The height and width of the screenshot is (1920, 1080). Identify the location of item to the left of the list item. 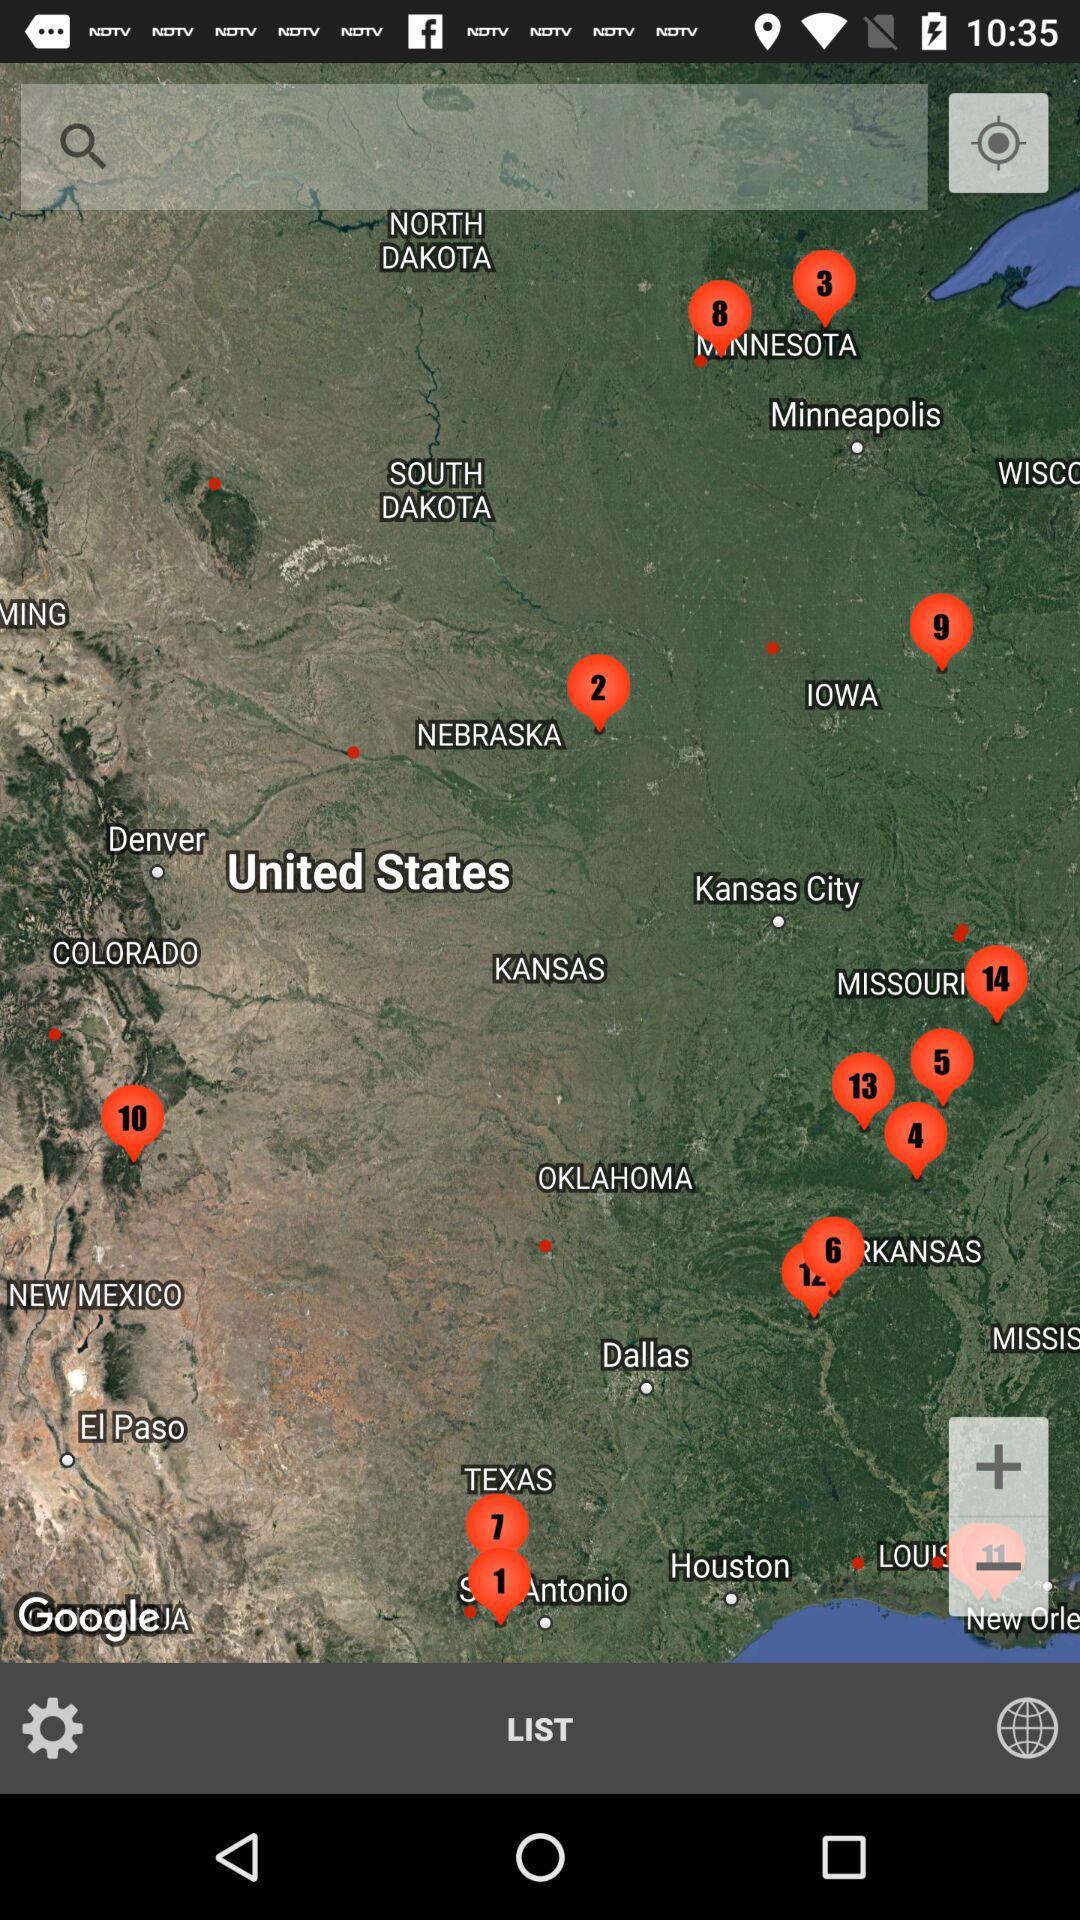
(64, 1727).